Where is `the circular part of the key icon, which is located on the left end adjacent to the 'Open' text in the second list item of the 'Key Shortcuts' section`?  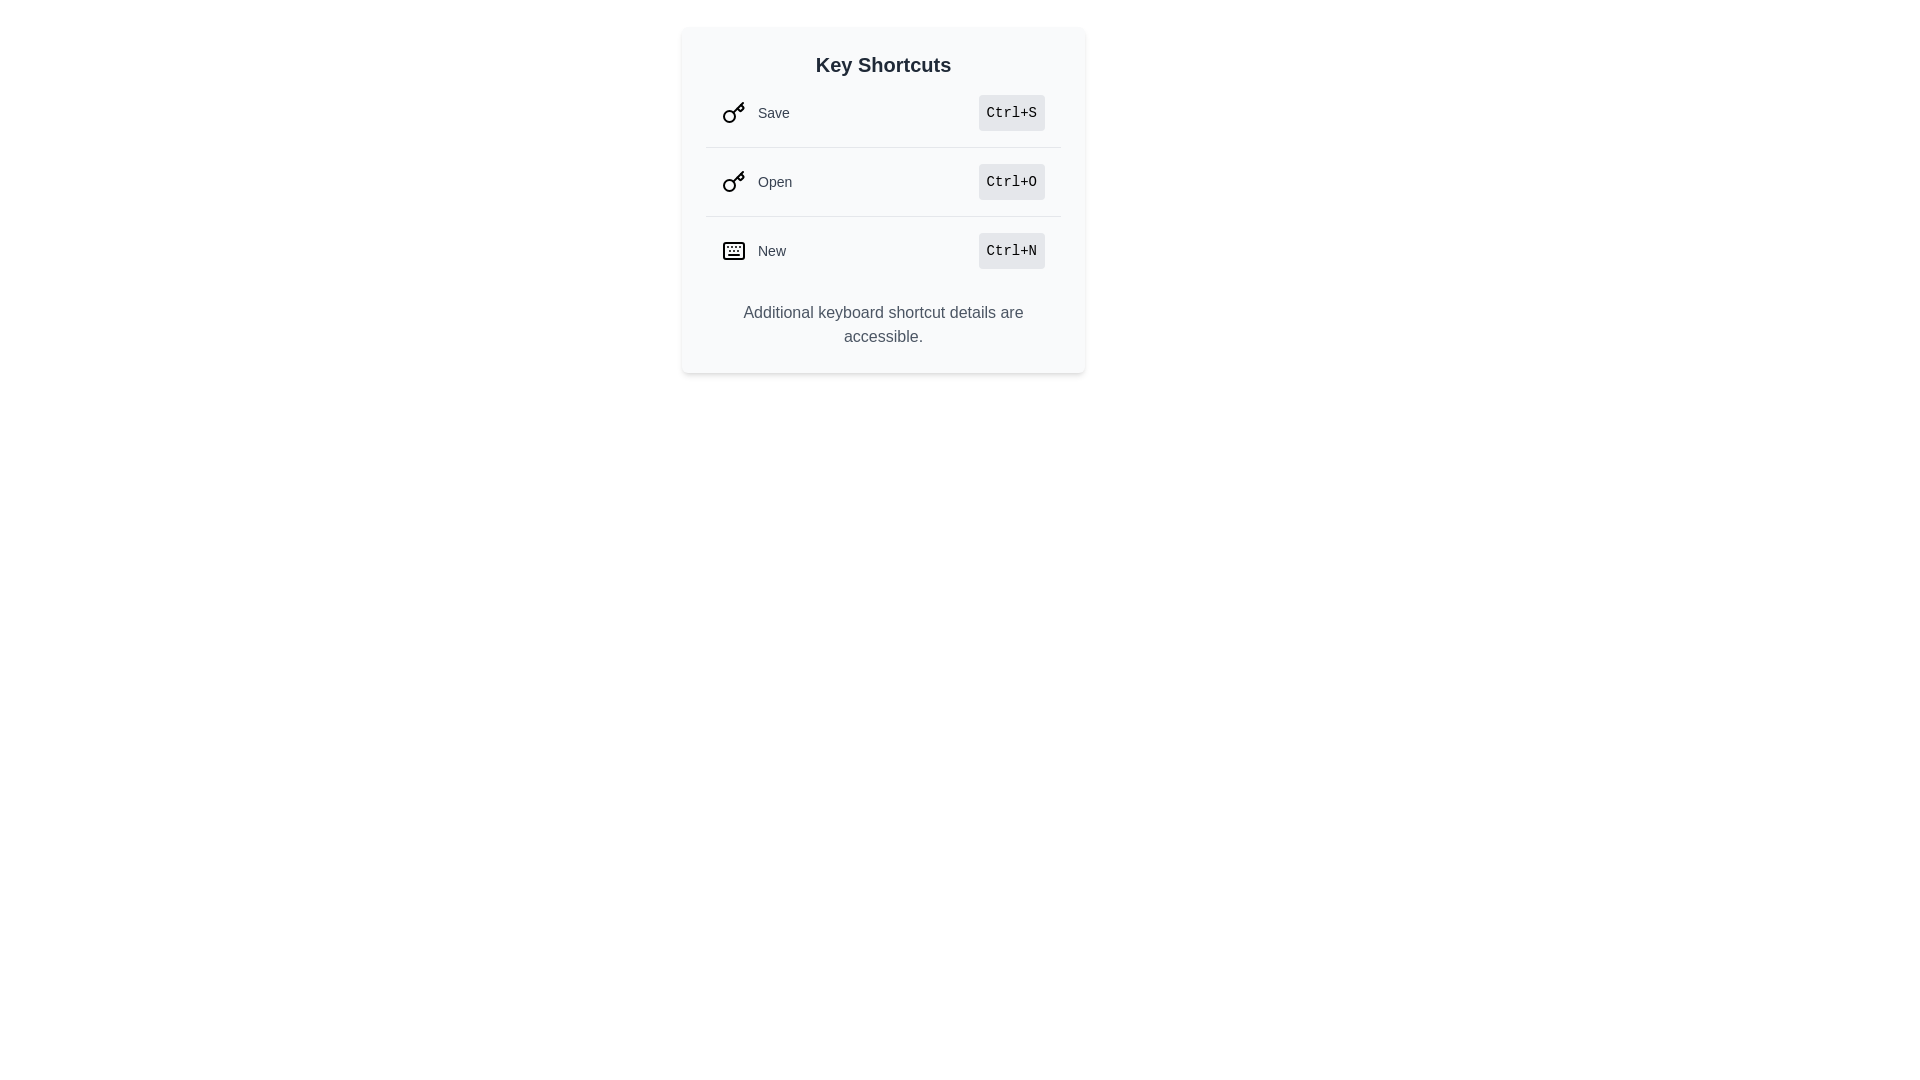
the circular part of the key icon, which is located on the left end adjacent to the 'Open' text in the second list item of the 'Key Shortcuts' section is located at coordinates (728, 185).